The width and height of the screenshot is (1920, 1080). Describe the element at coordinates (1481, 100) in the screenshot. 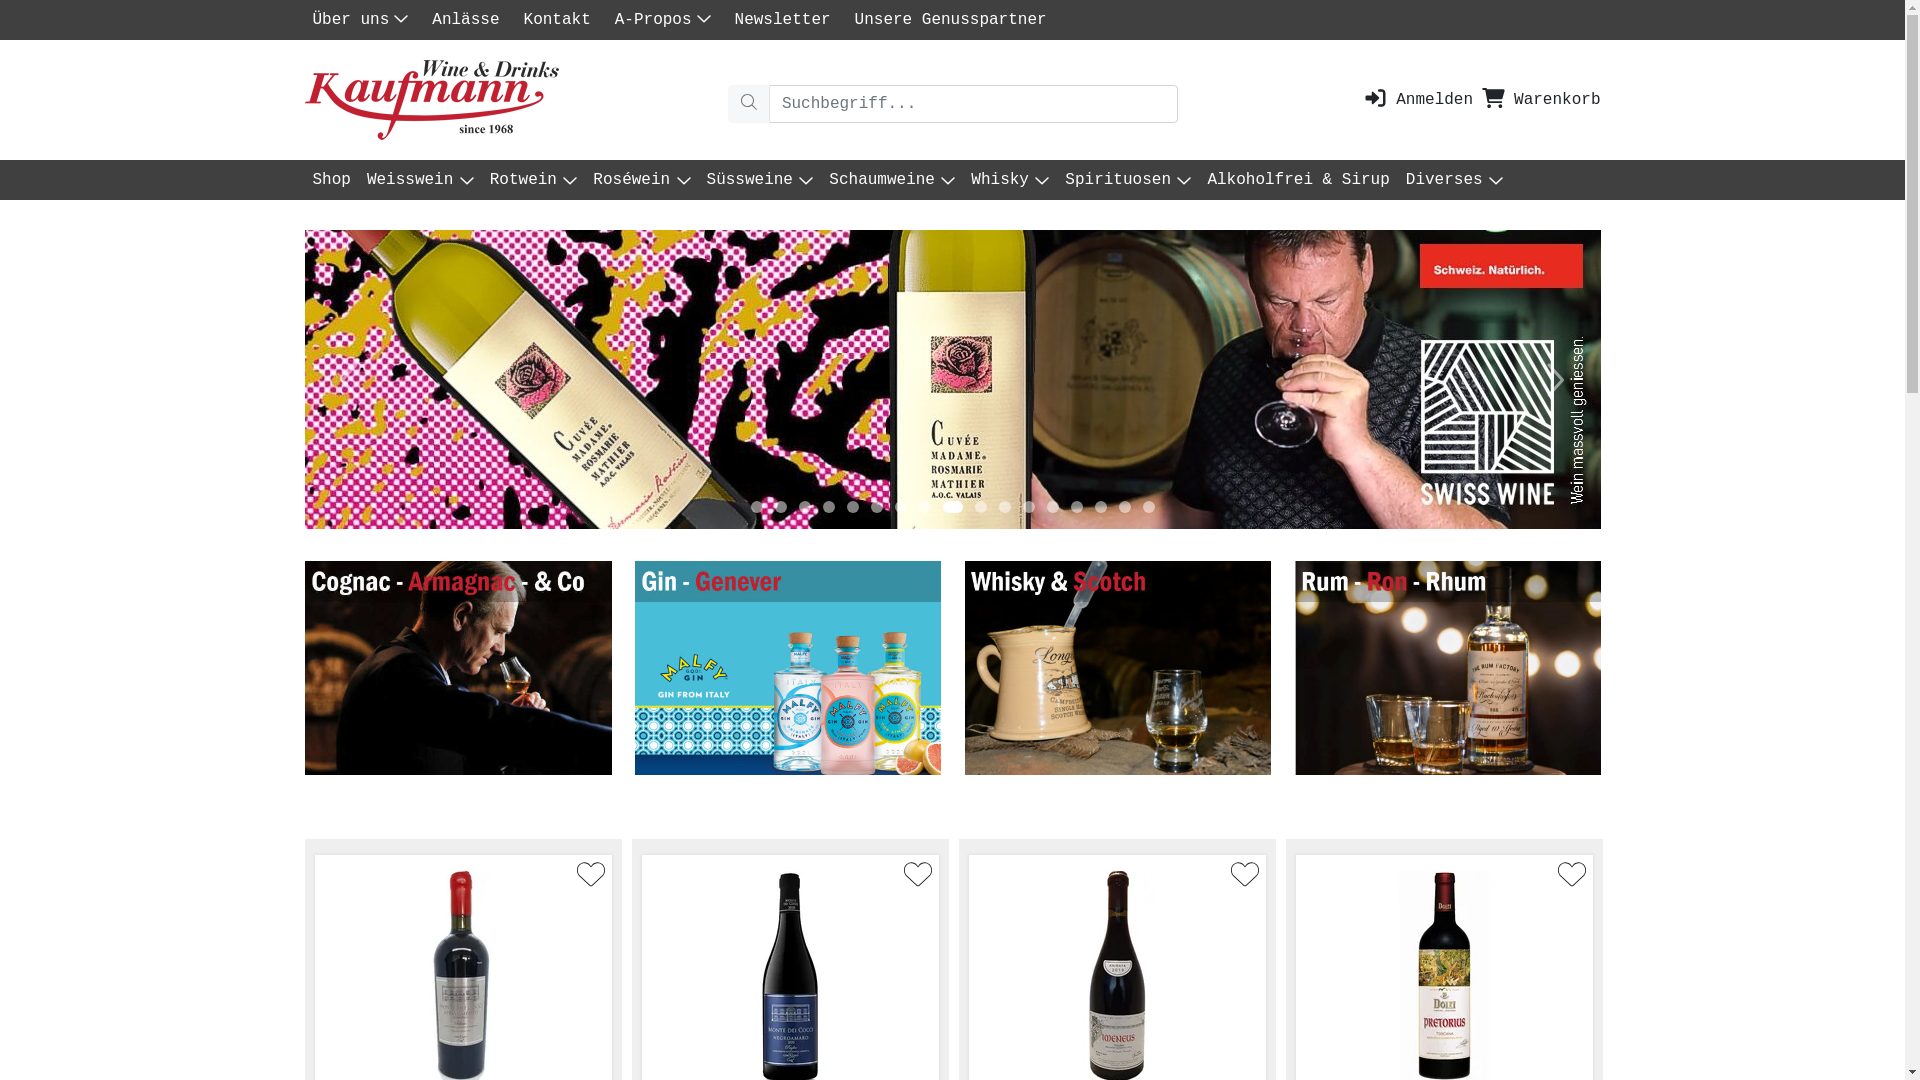

I see `'Warenkorb'` at that location.